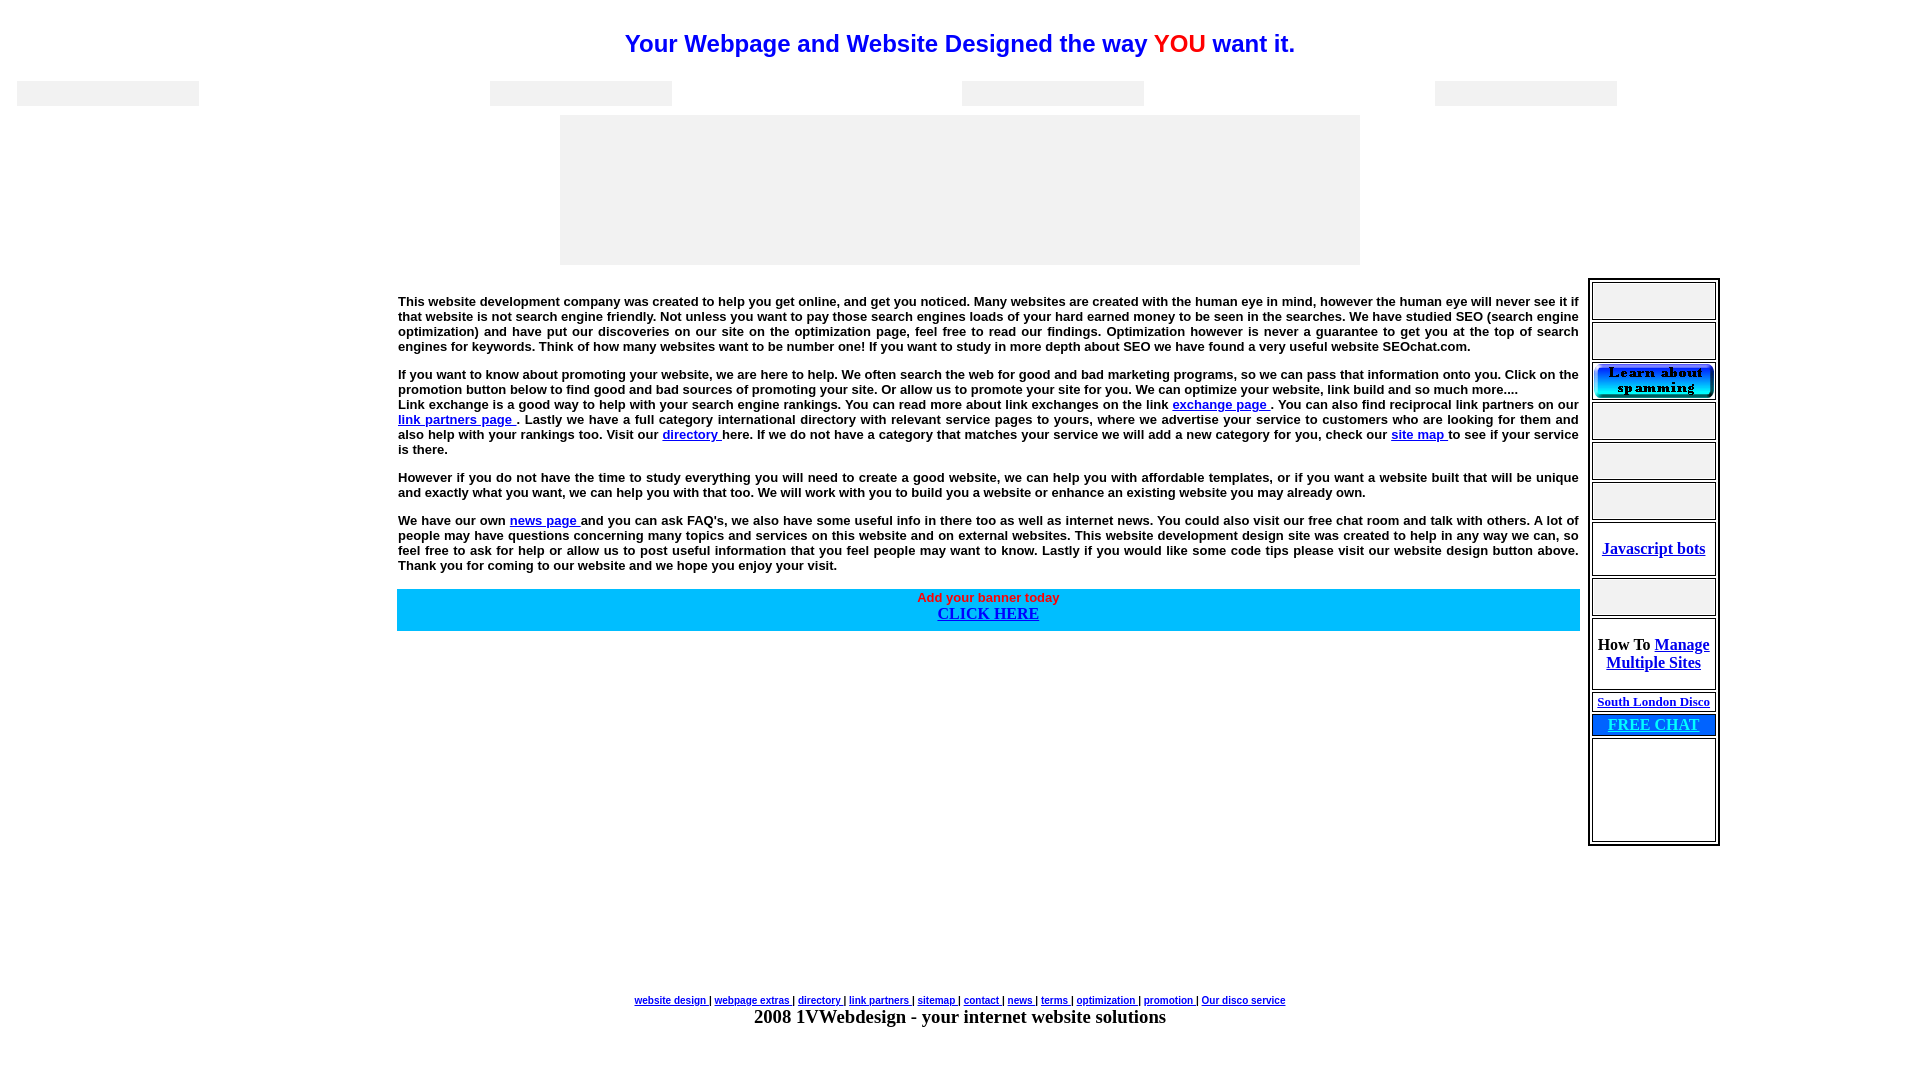 This screenshot has width=1920, height=1080. Describe the element at coordinates (691, 433) in the screenshot. I see `'directory'` at that location.